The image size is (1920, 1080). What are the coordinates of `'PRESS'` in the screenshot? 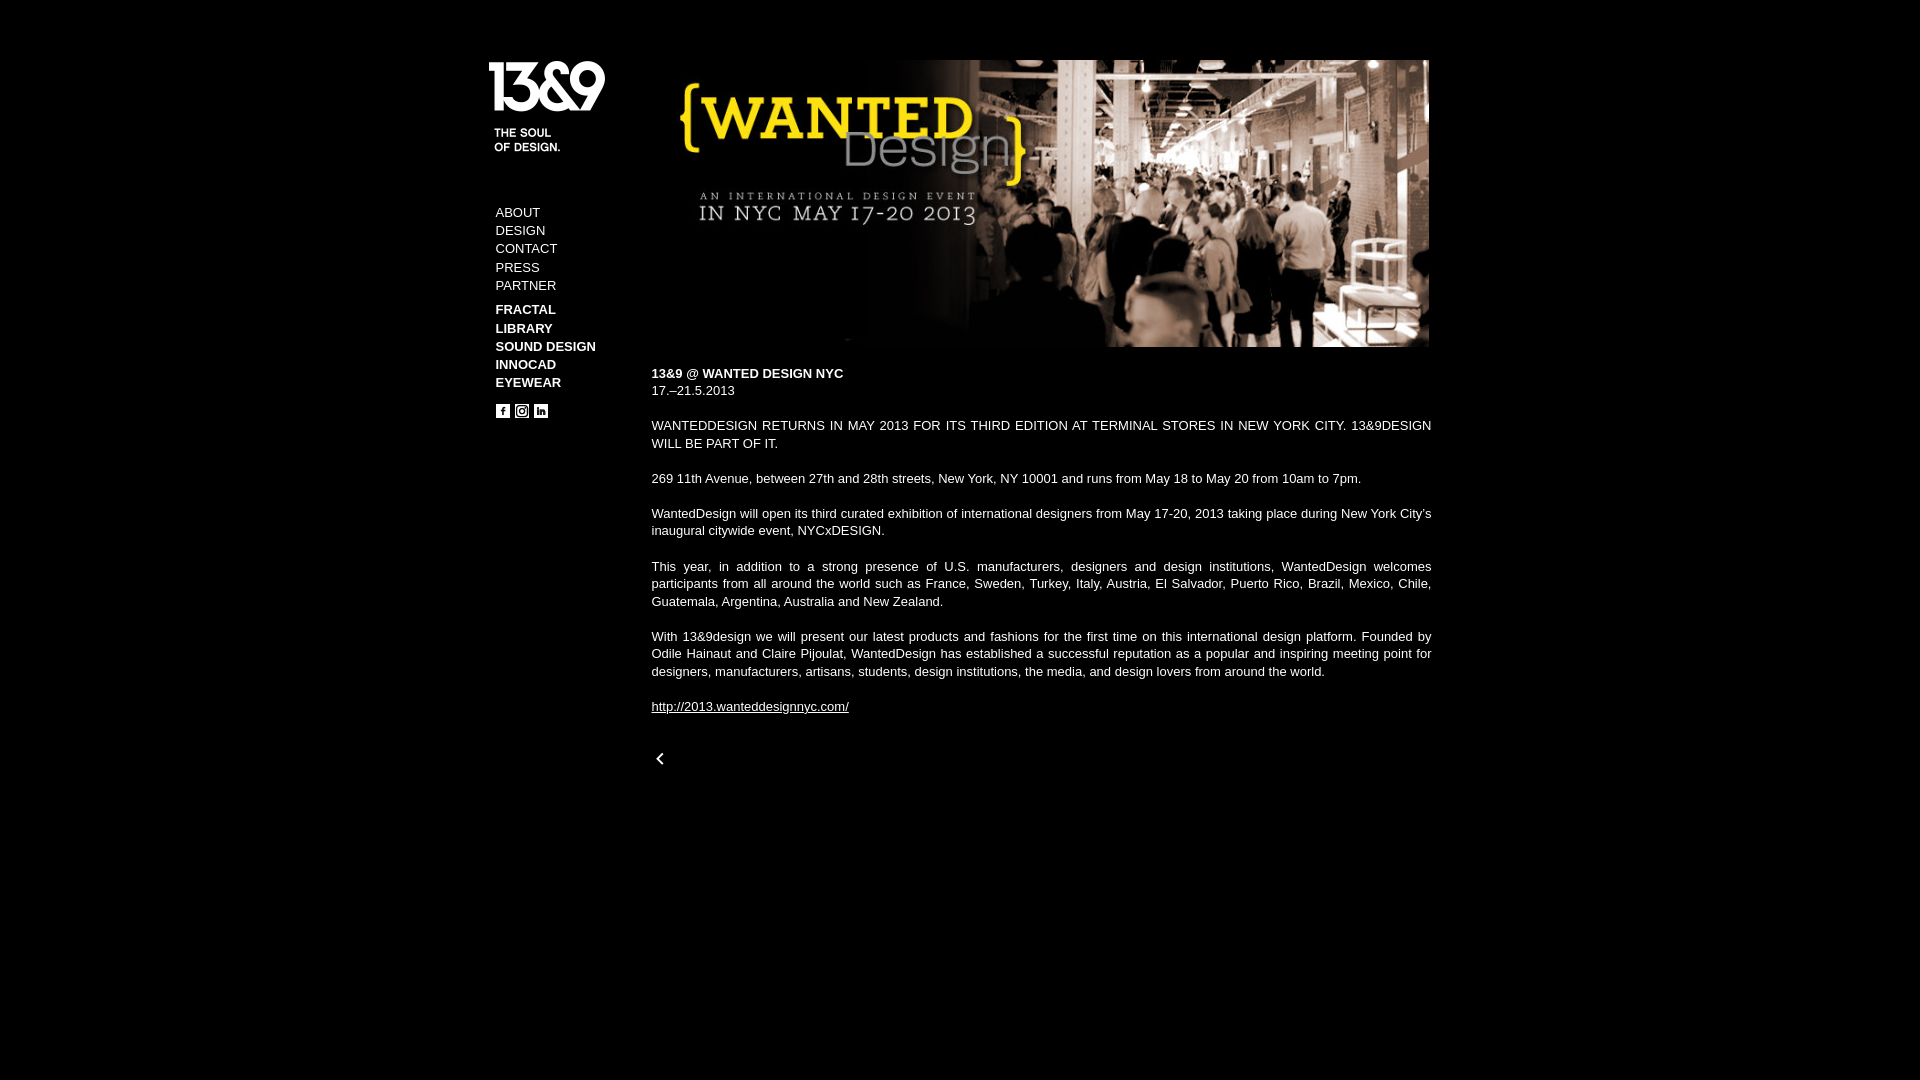 It's located at (518, 266).